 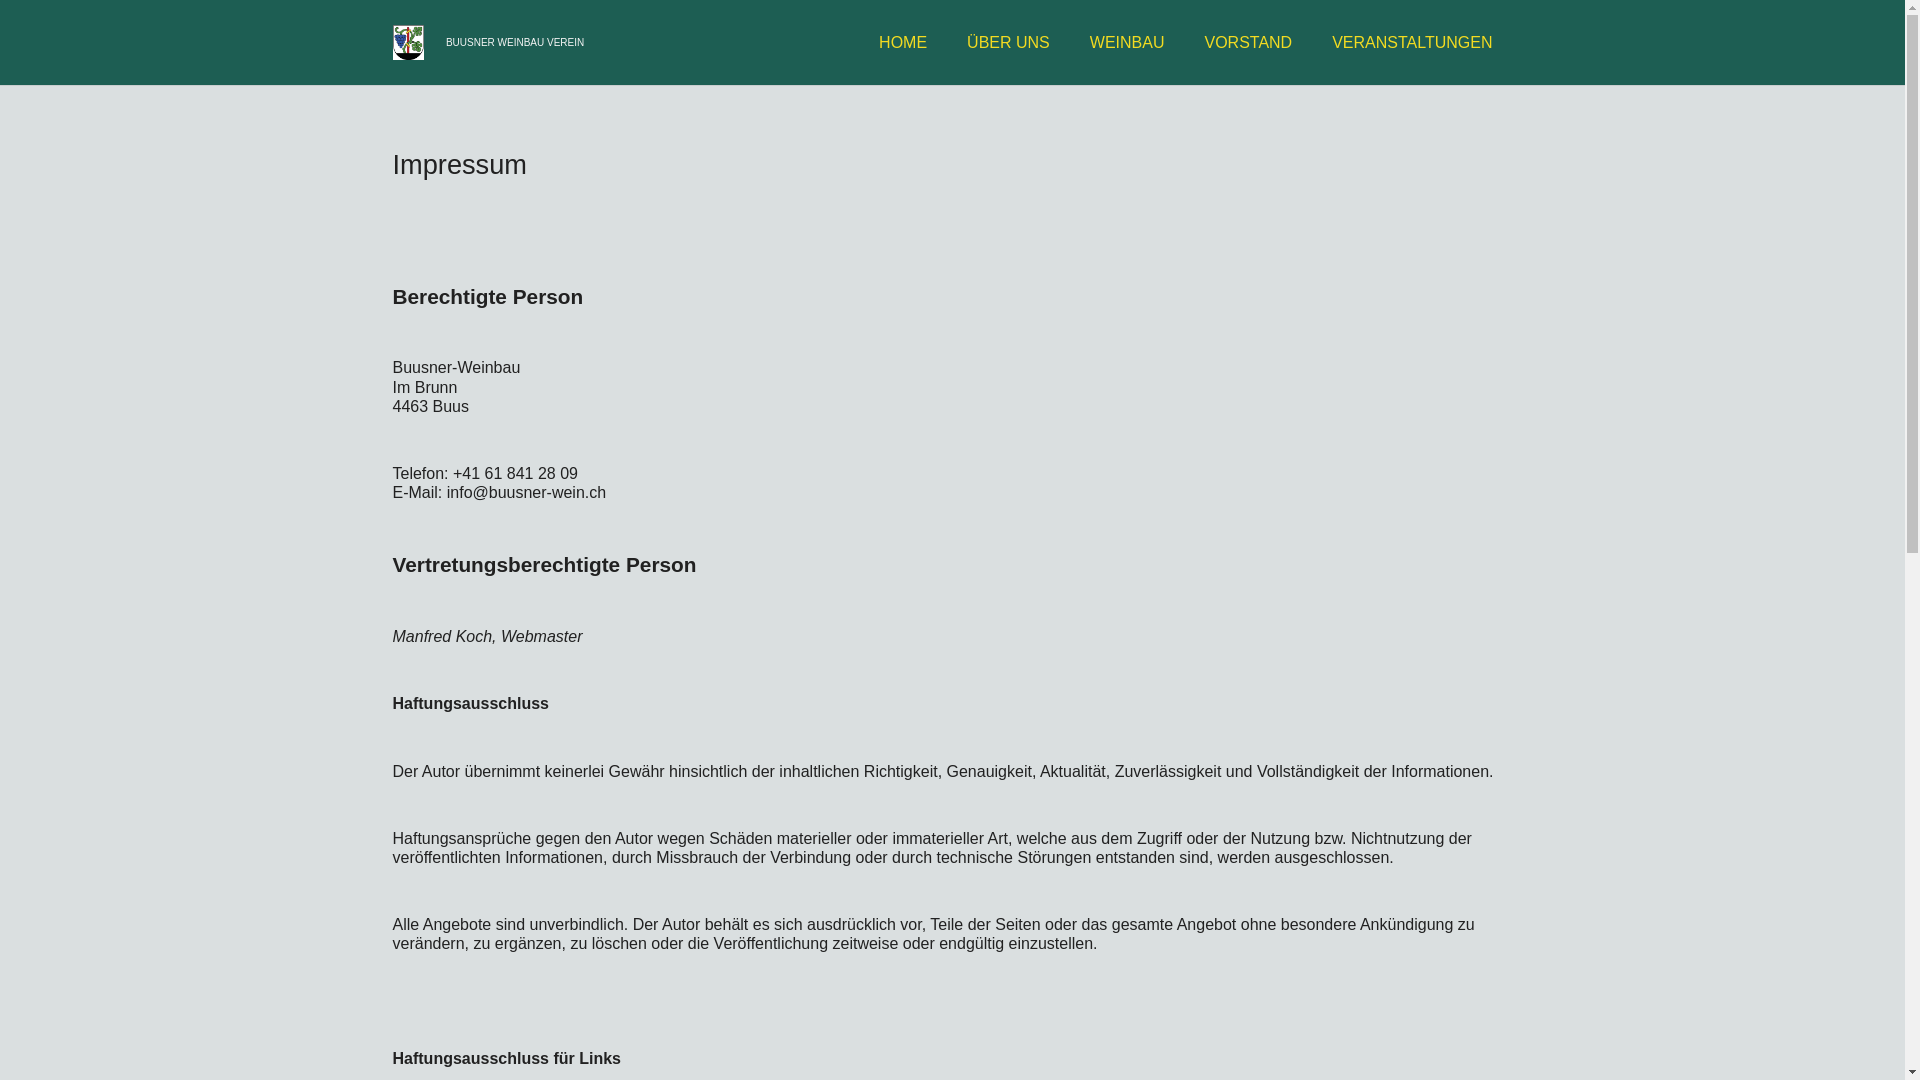 I want to click on 'HOME', so click(x=859, y=42).